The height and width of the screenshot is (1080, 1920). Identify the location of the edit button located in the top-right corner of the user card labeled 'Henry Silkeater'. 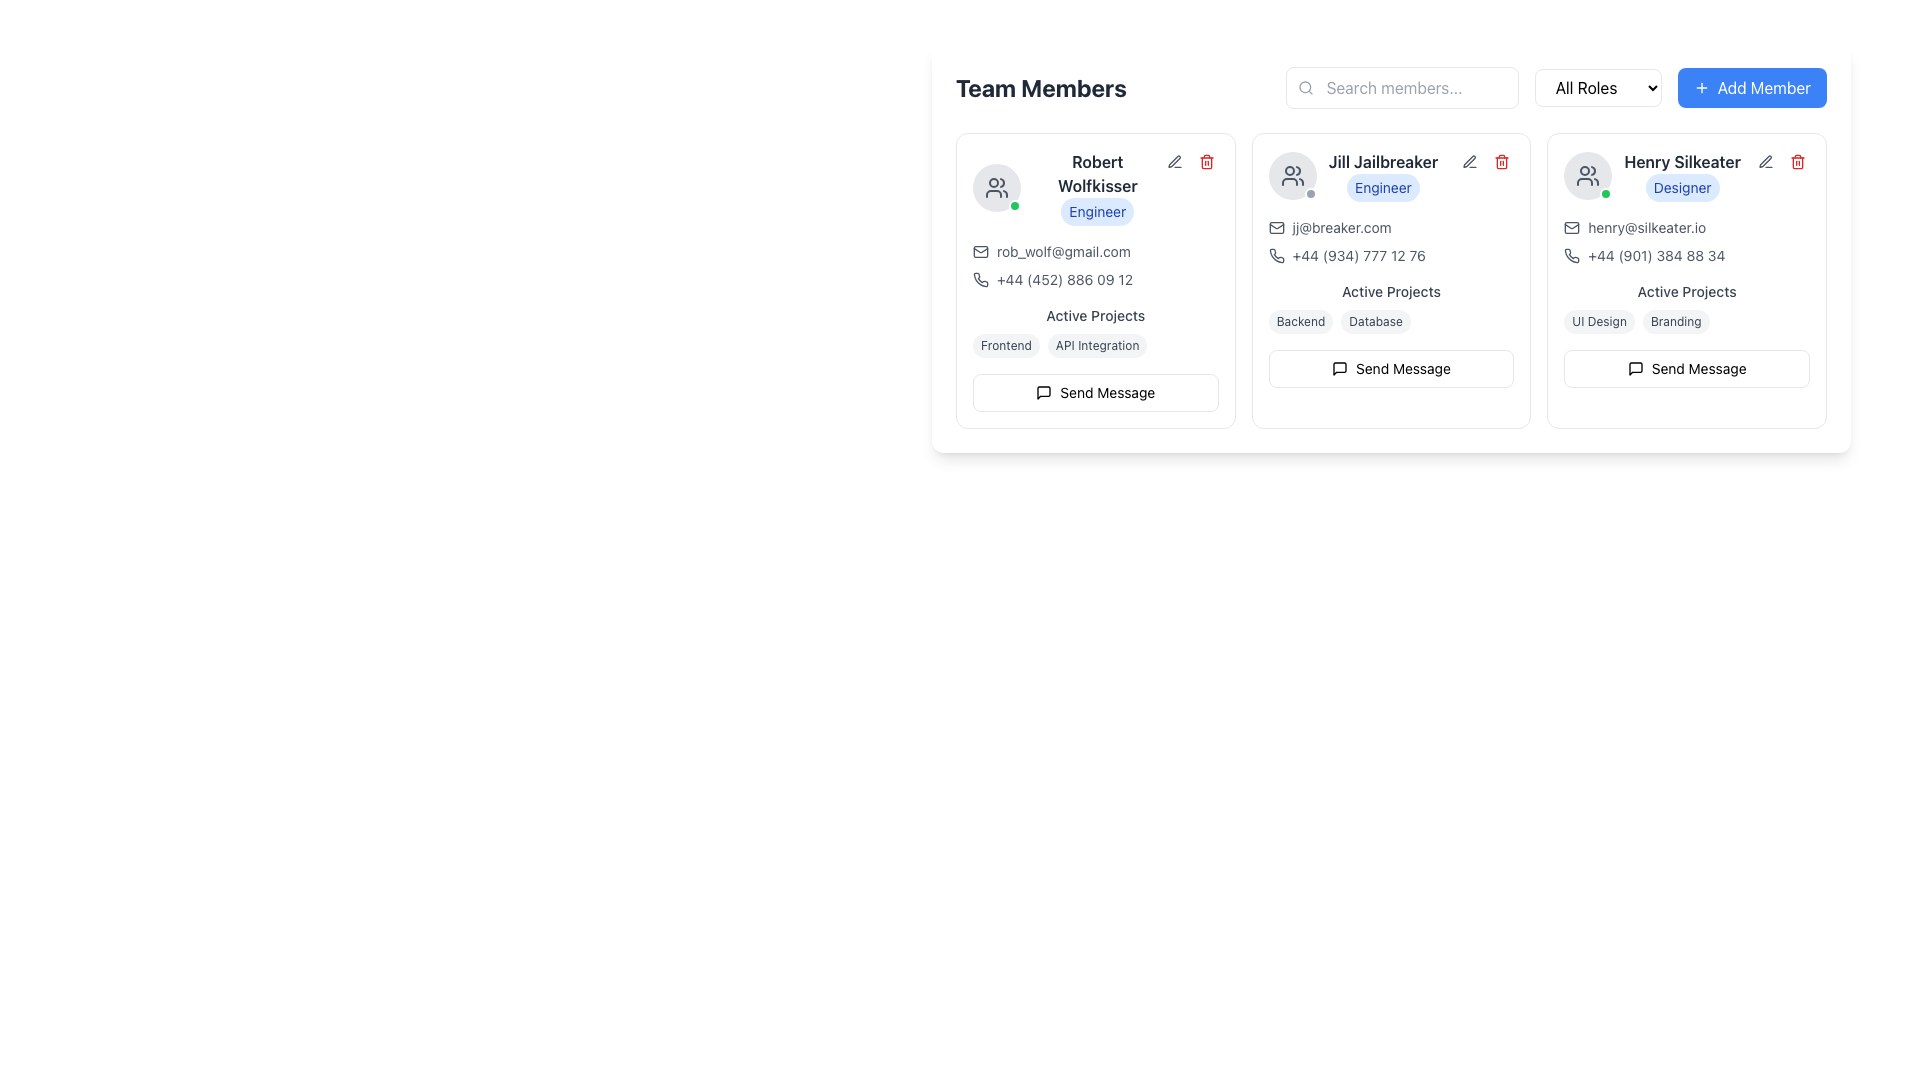
(1766, 161).